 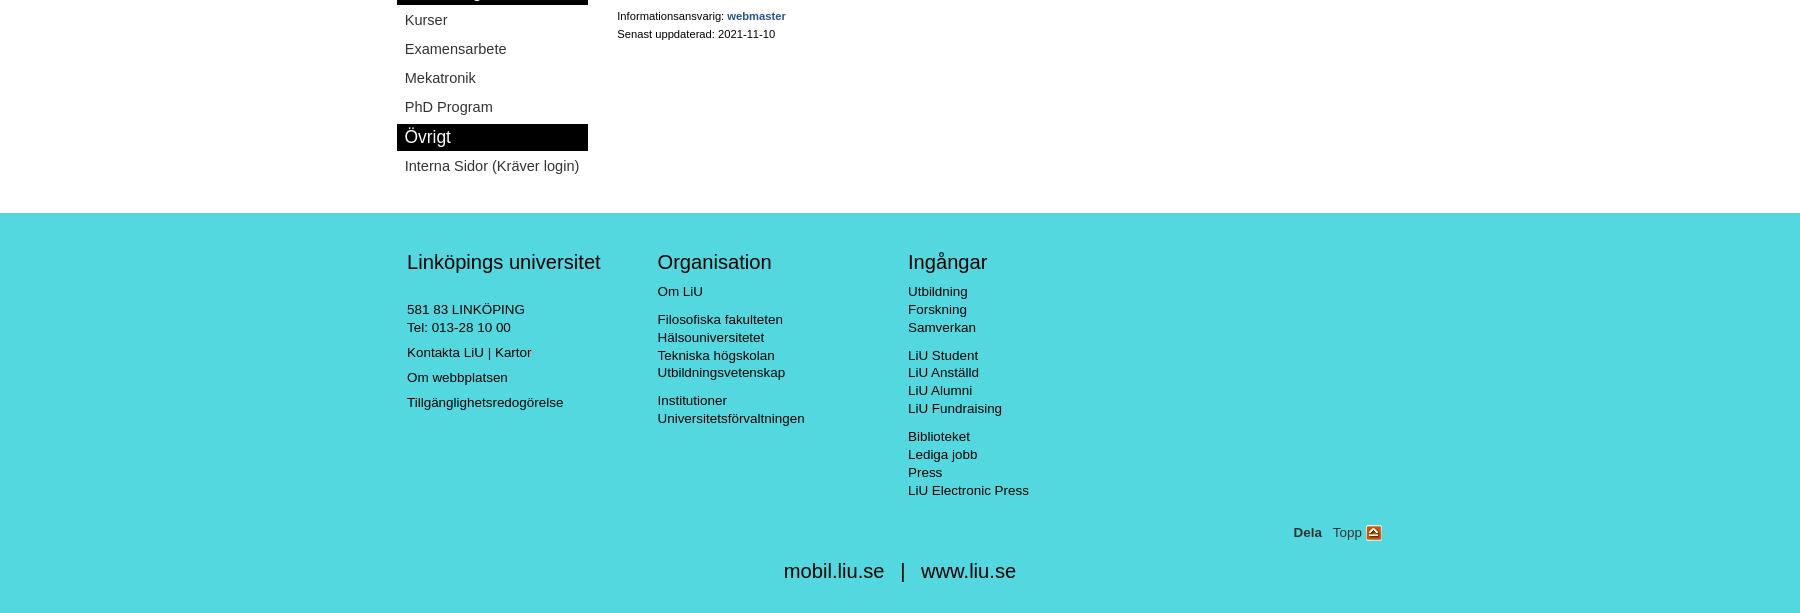 What do you see at coordinates (454, 48) in the screenshot?
I see `'Examensarbete'` at bounding box center [454, 48].